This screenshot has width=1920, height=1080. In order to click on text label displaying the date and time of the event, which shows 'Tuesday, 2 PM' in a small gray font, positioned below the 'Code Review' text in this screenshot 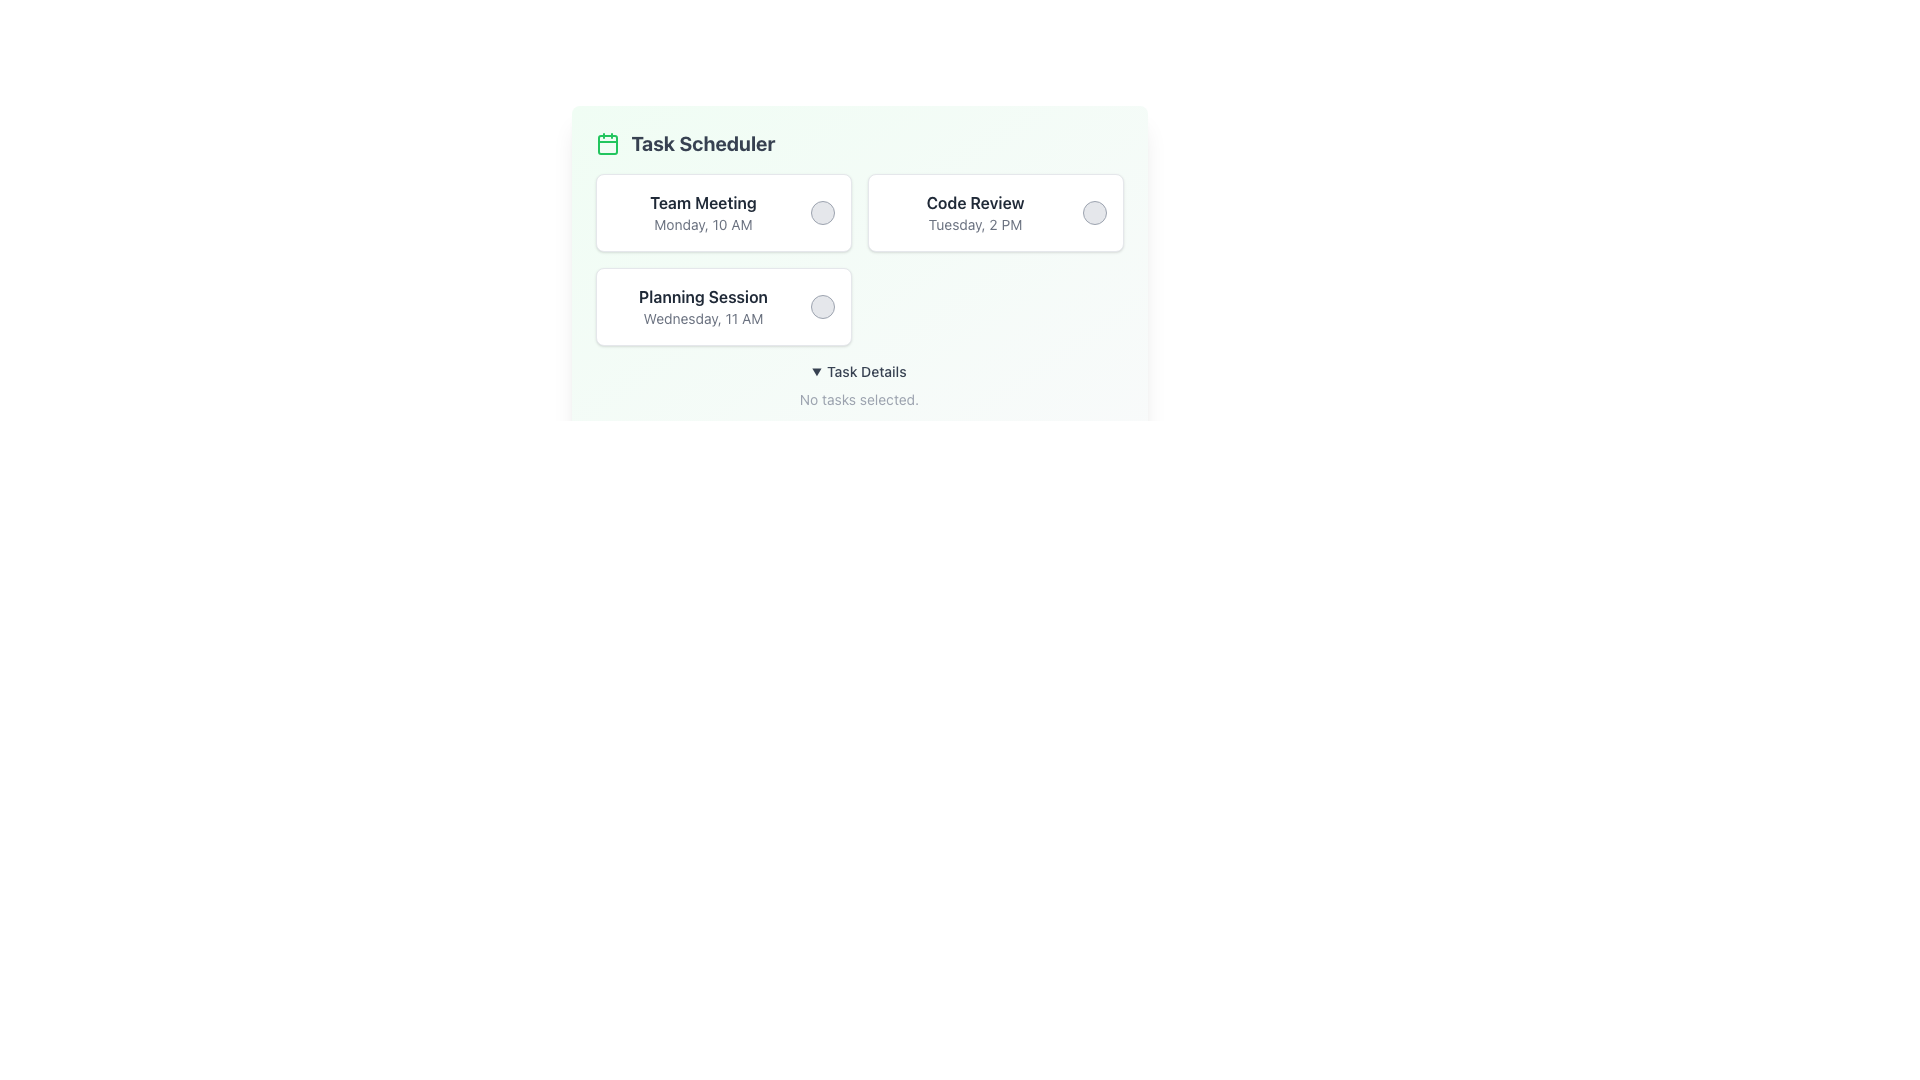, I will do `click(975, 224)`.